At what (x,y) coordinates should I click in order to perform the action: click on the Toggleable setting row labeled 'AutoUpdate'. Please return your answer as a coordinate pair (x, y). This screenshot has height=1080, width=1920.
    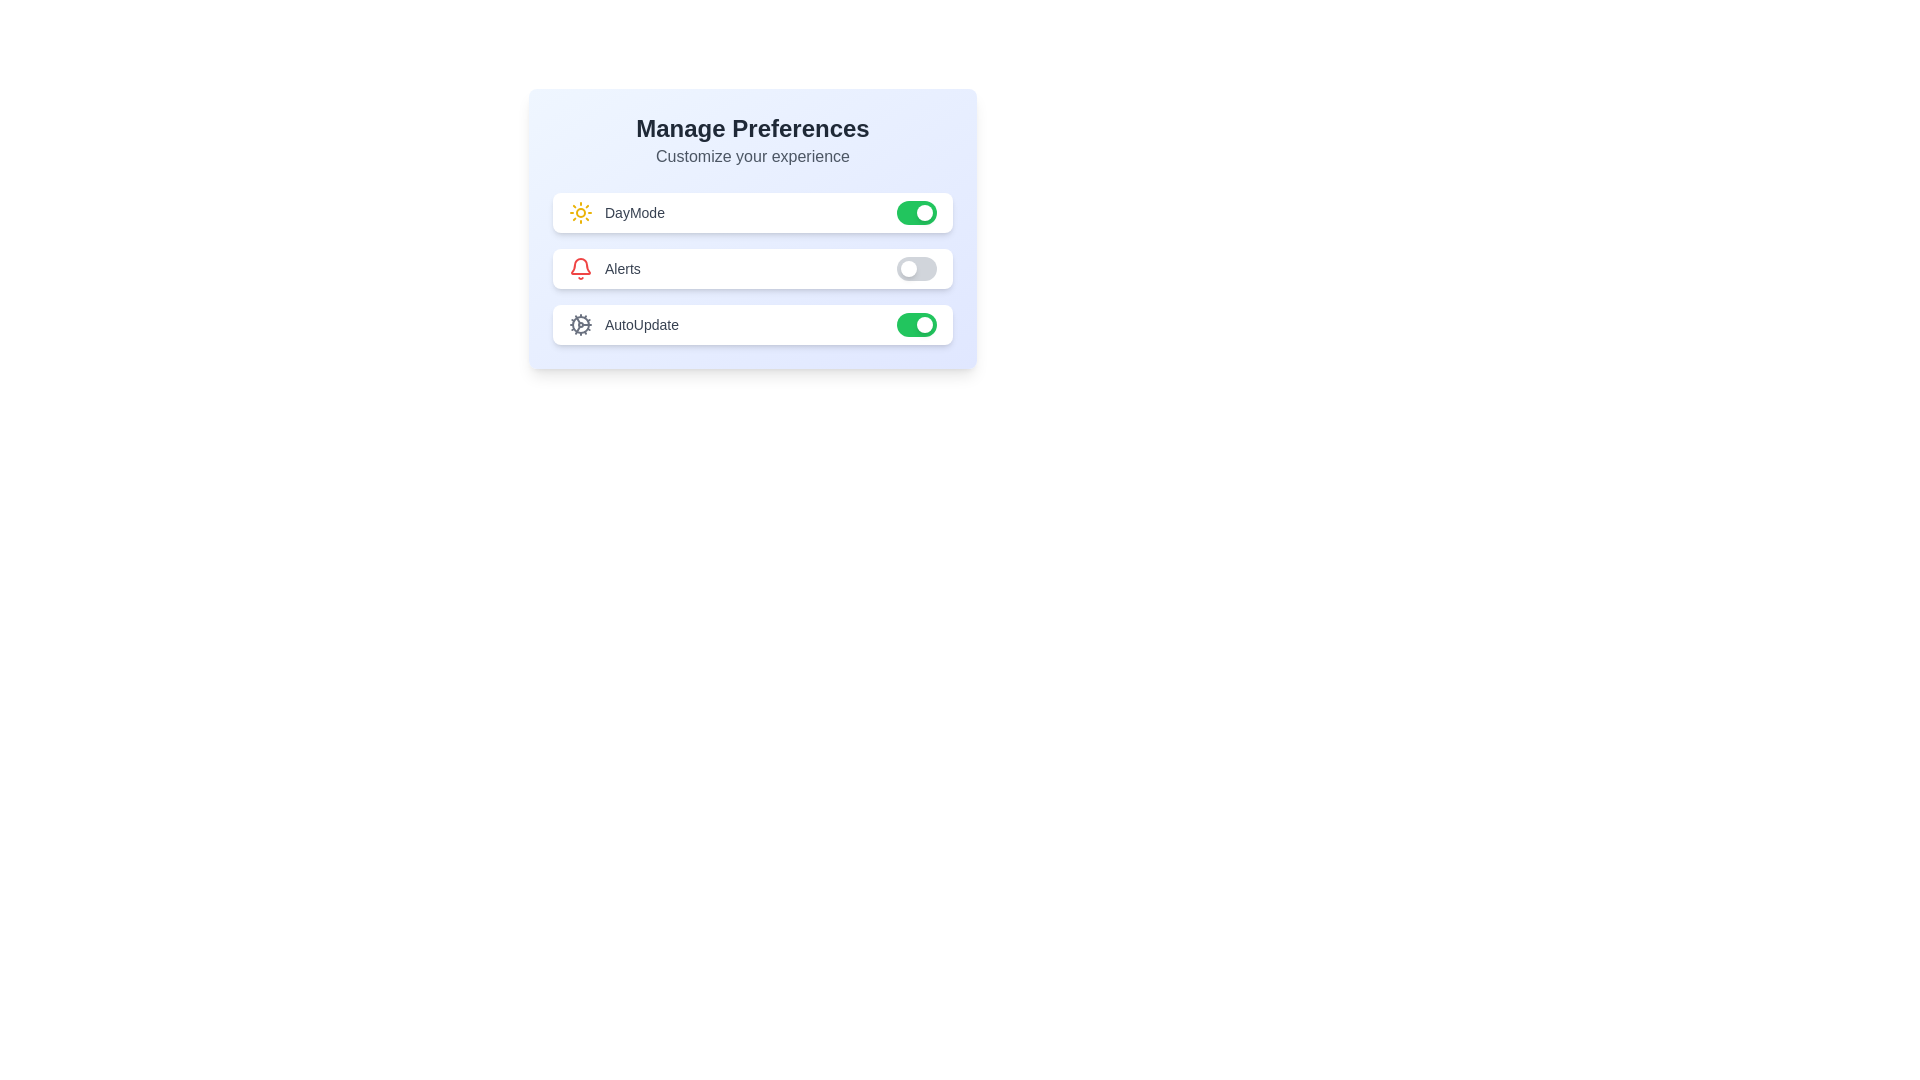
    Looking at the image, I should click on (752, 323).